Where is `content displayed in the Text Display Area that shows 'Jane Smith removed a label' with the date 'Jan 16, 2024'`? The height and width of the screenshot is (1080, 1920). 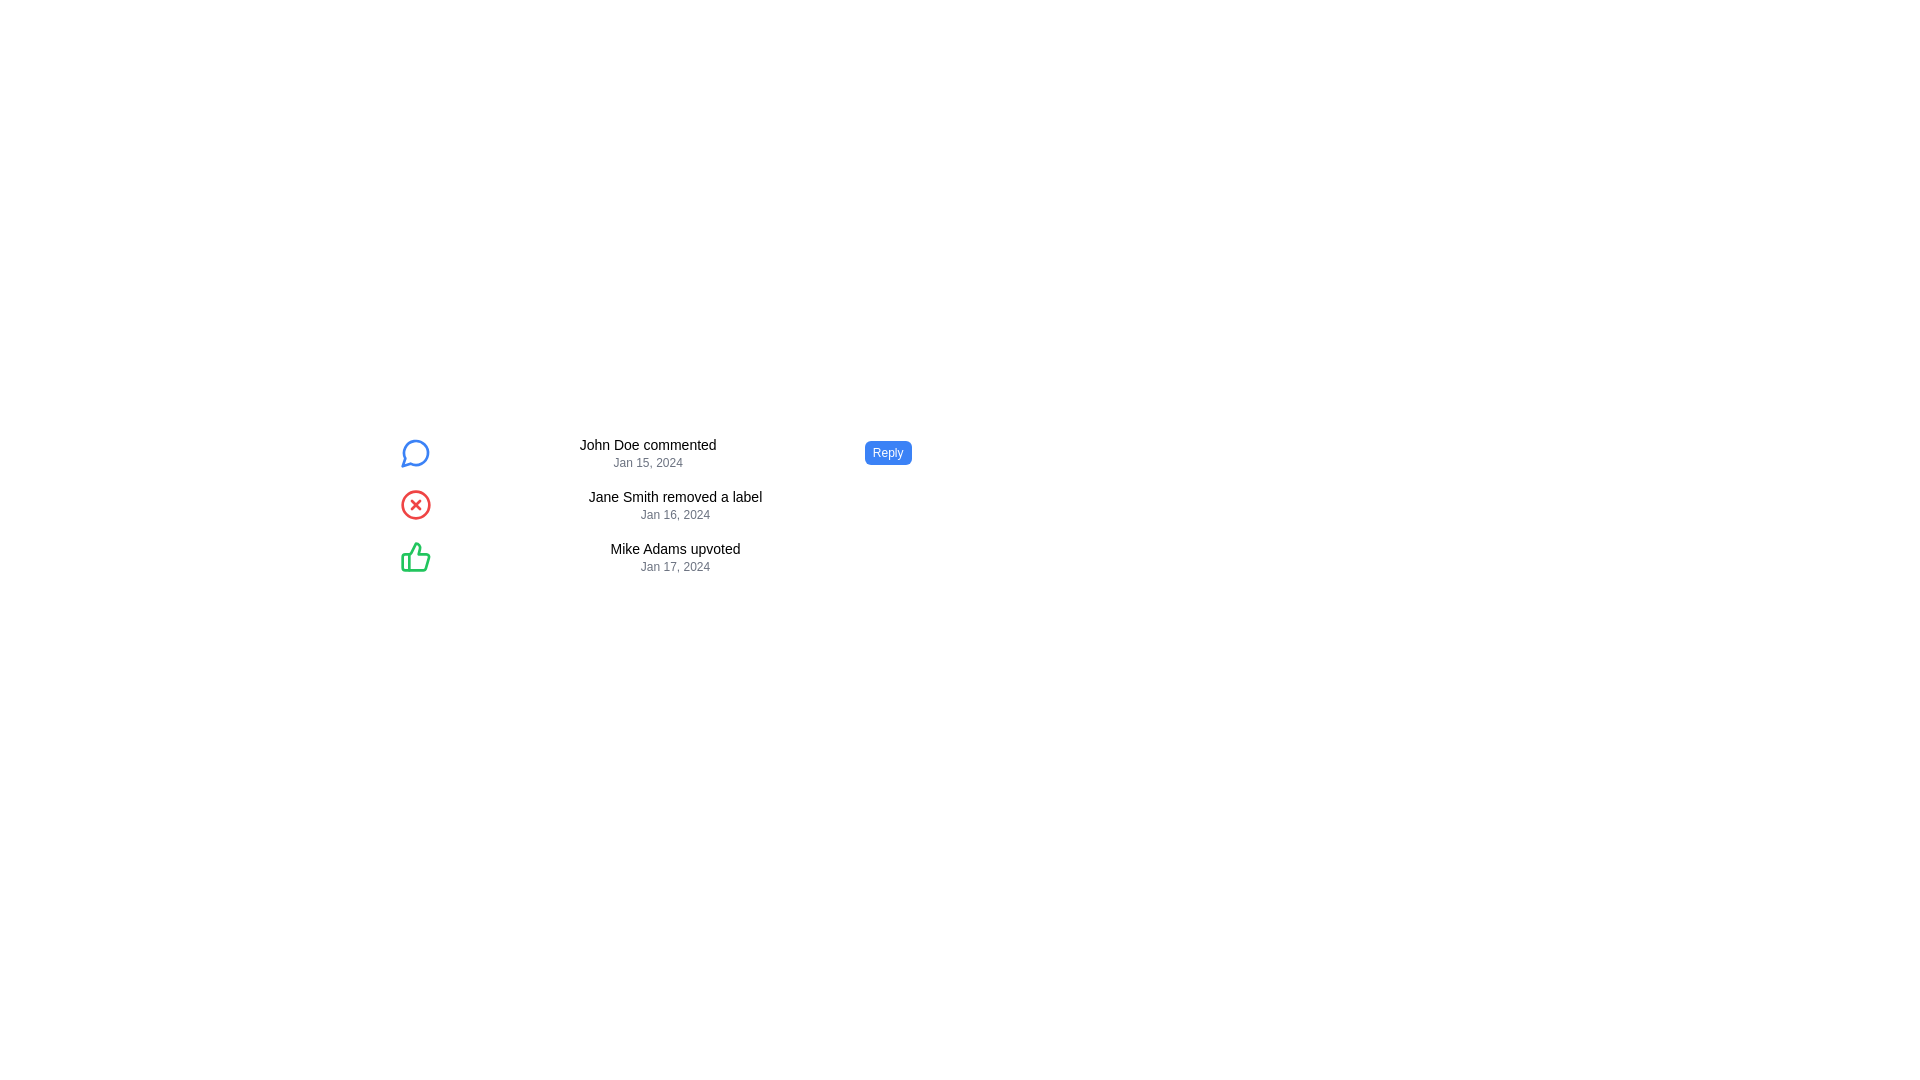
content displayed in the Text Display Area that shows 'Jane Smith removed a label' with the date 'Jan 16, 2024' is located at coordinates (655, 504).